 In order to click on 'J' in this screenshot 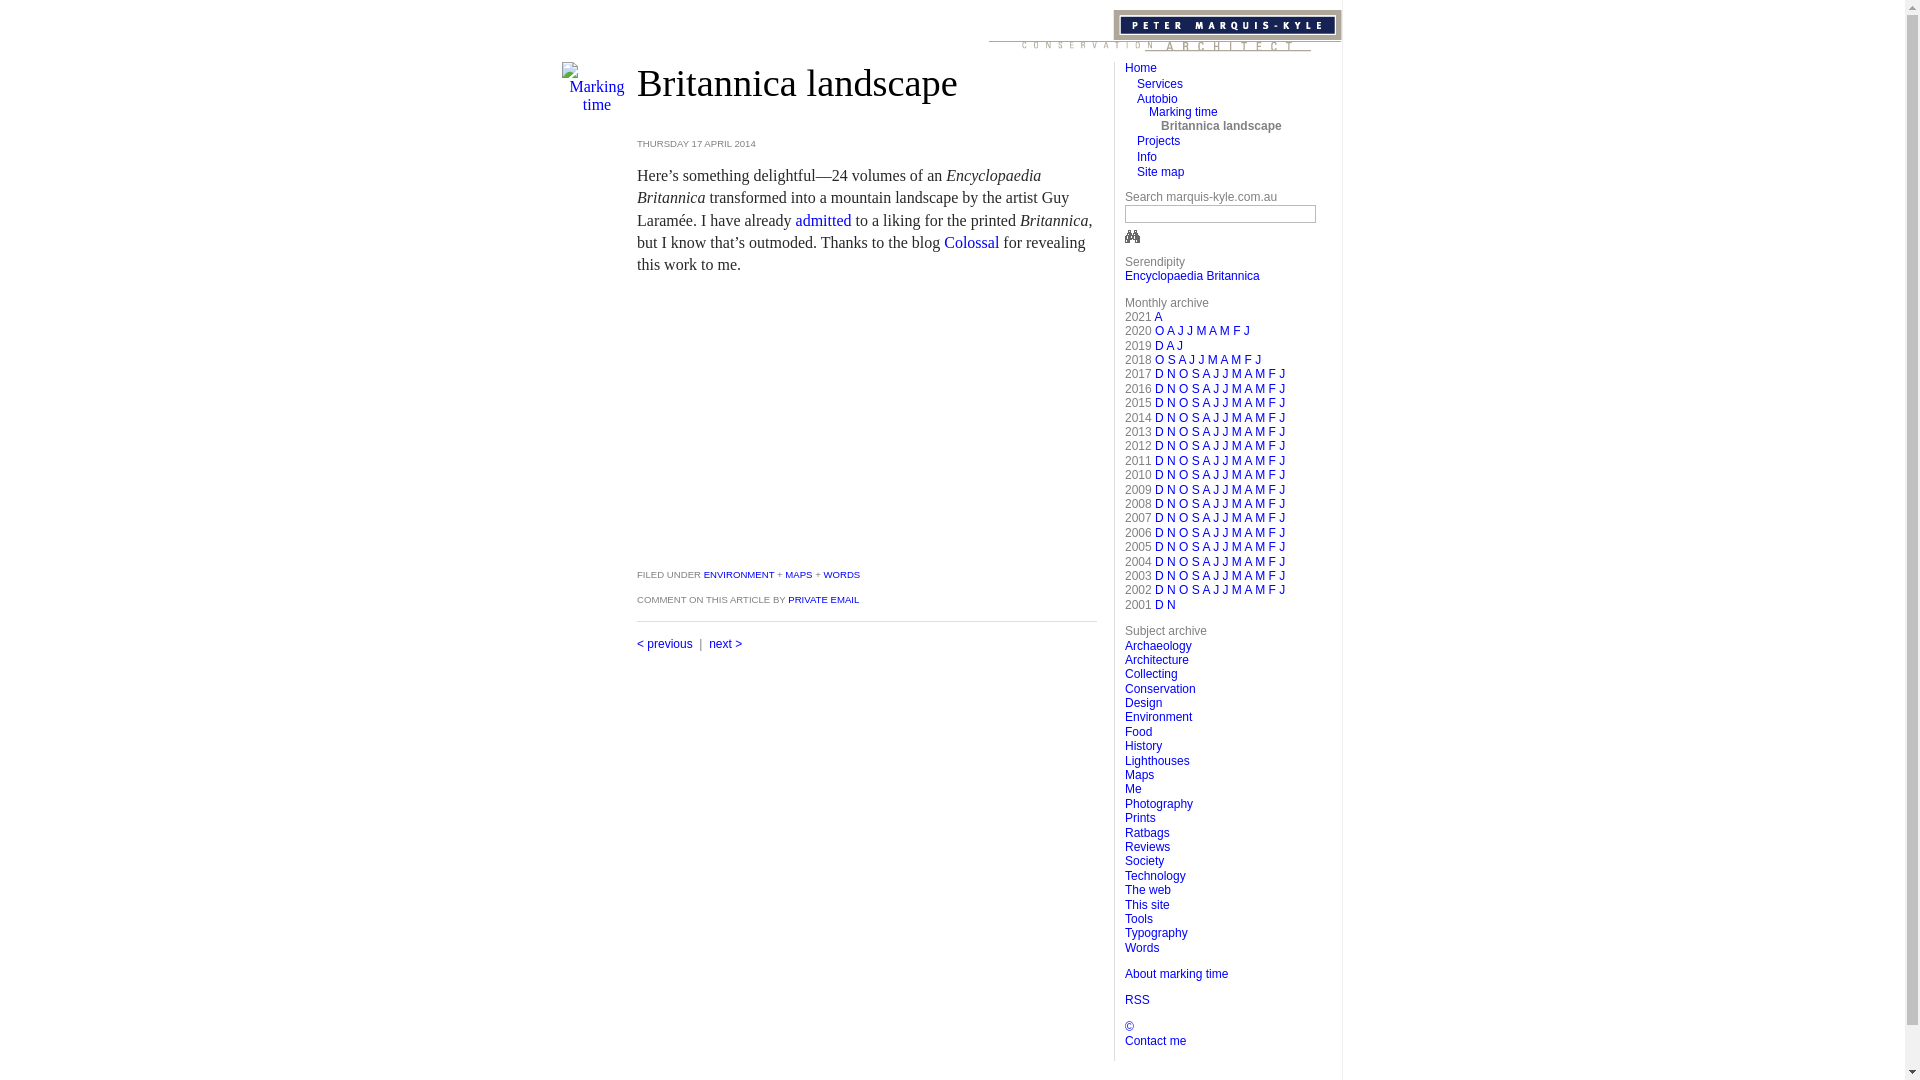, I will do `click(1190, 330)`.